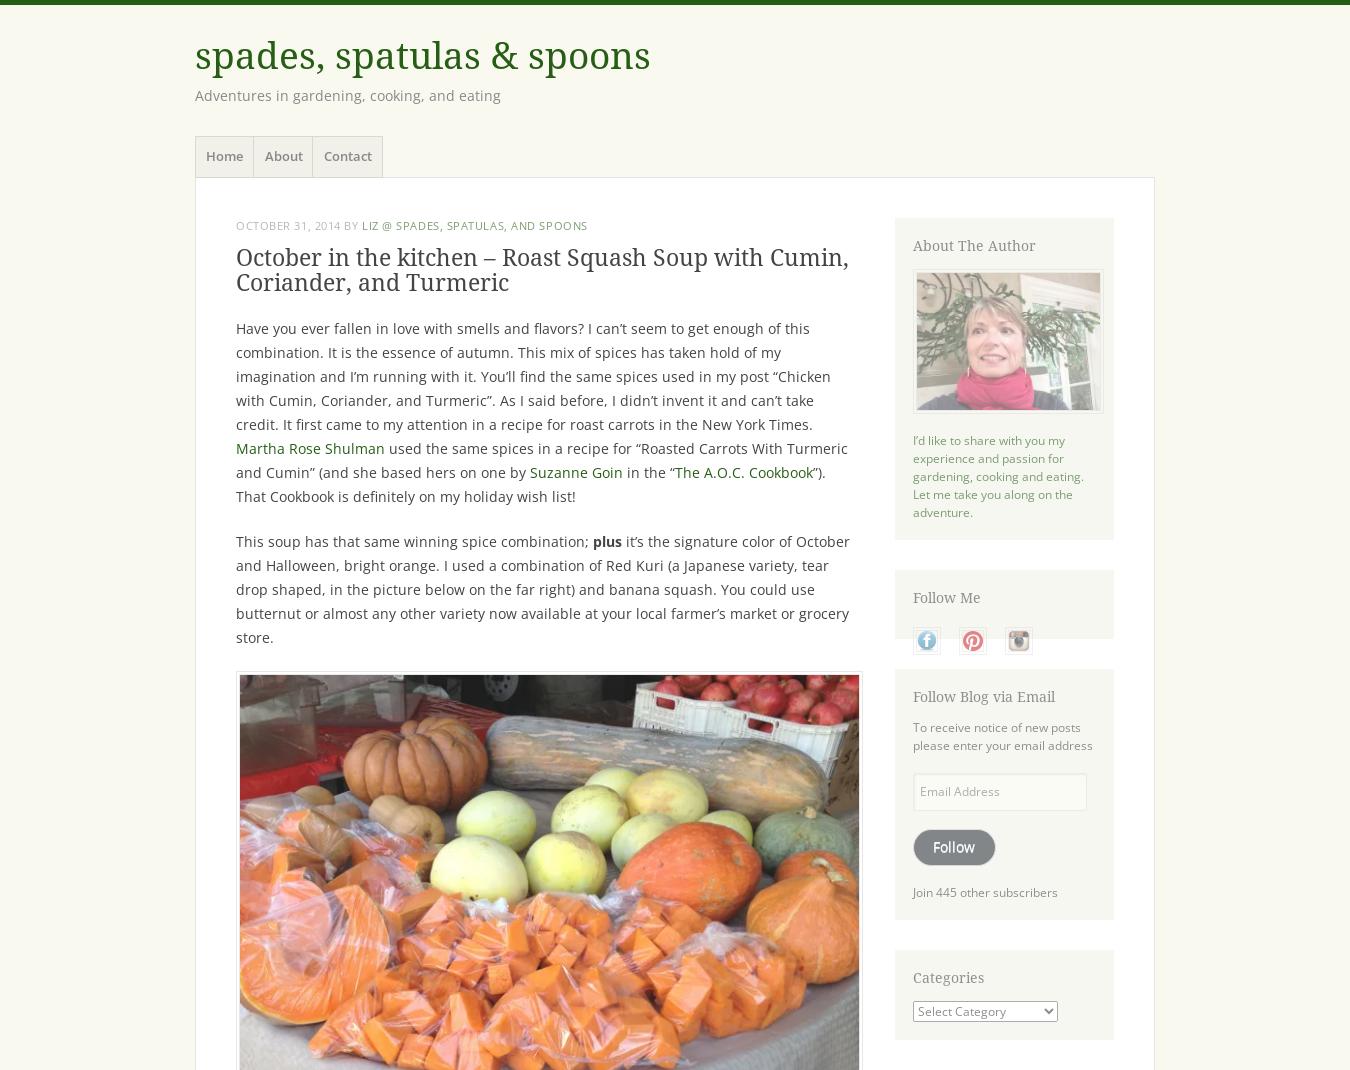 Image resolution: width=1350 pixels, height=1070 pixels. Describe the element at coordinates (473, 224) in the screenshot. I see `'Liz @ spades, spatulas, and spoons'` at that location.